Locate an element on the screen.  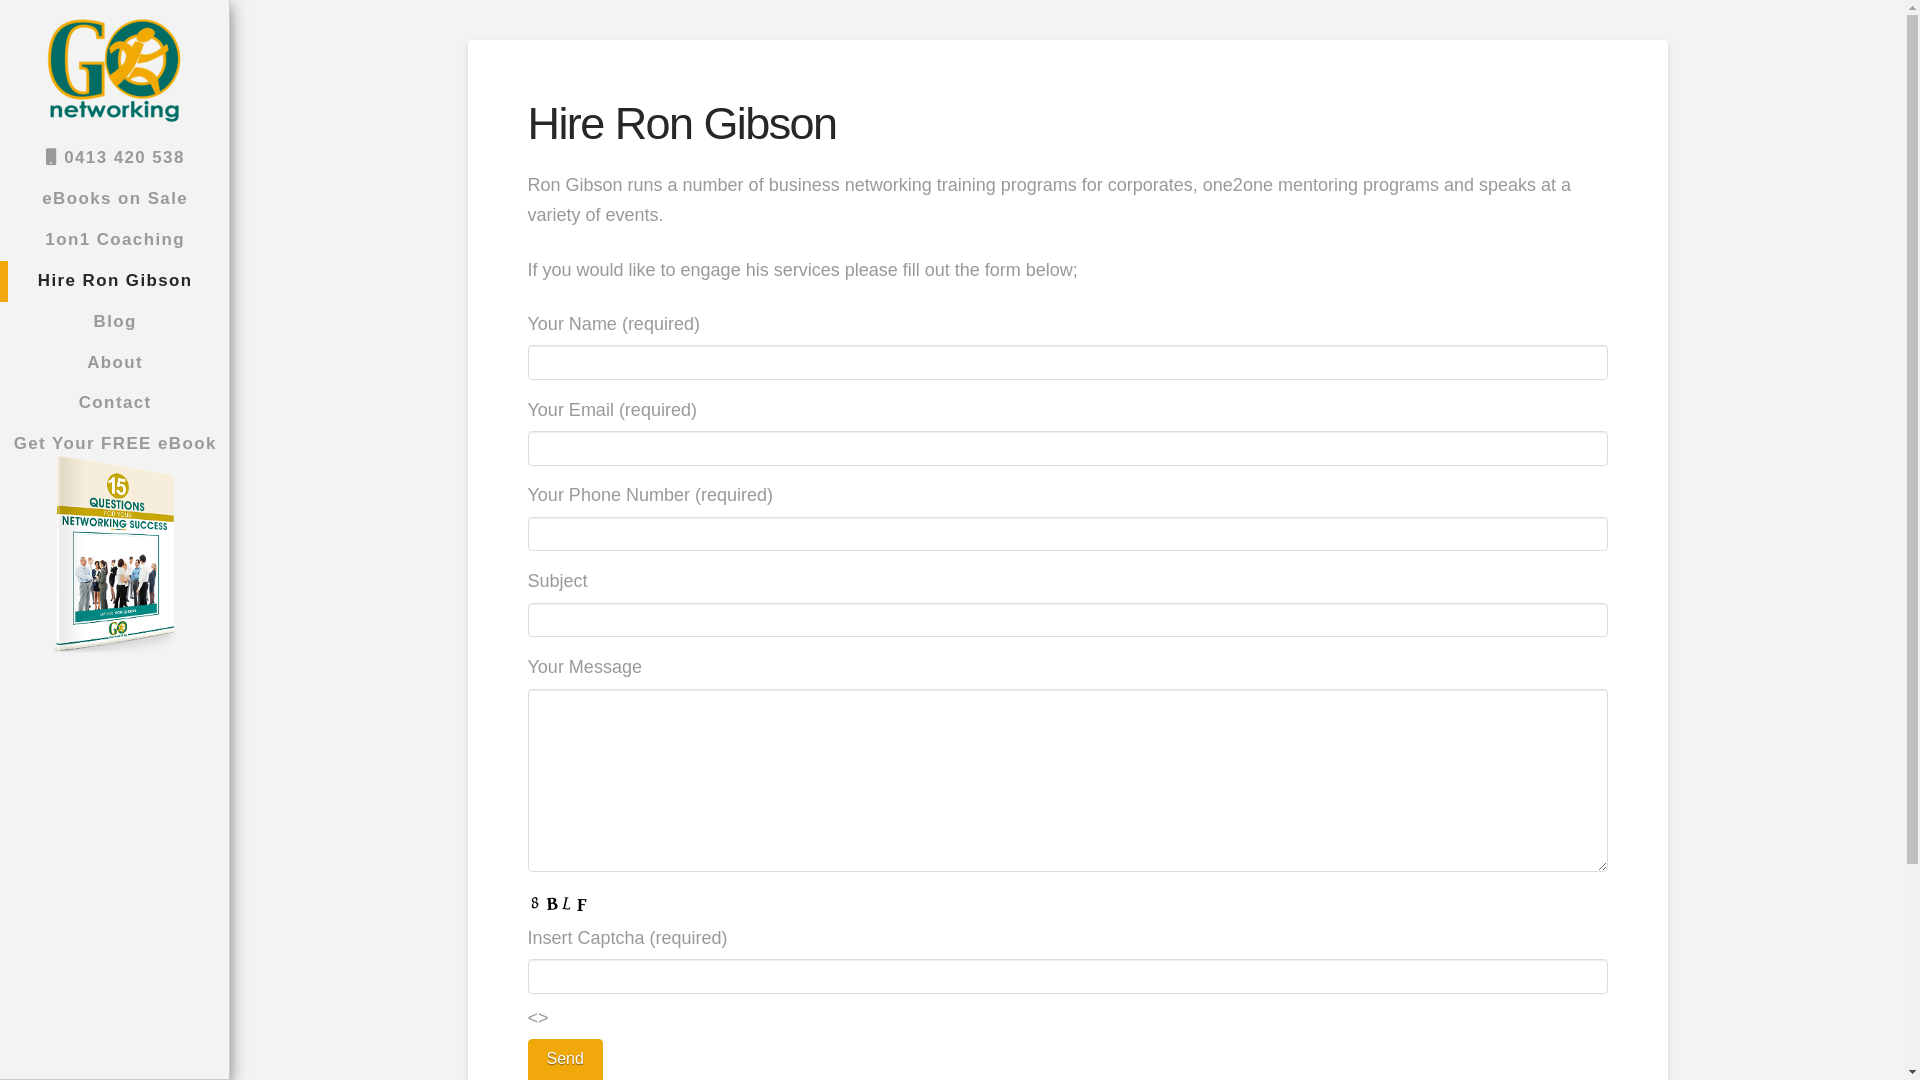
'About' is located at coordinates (113, 363).